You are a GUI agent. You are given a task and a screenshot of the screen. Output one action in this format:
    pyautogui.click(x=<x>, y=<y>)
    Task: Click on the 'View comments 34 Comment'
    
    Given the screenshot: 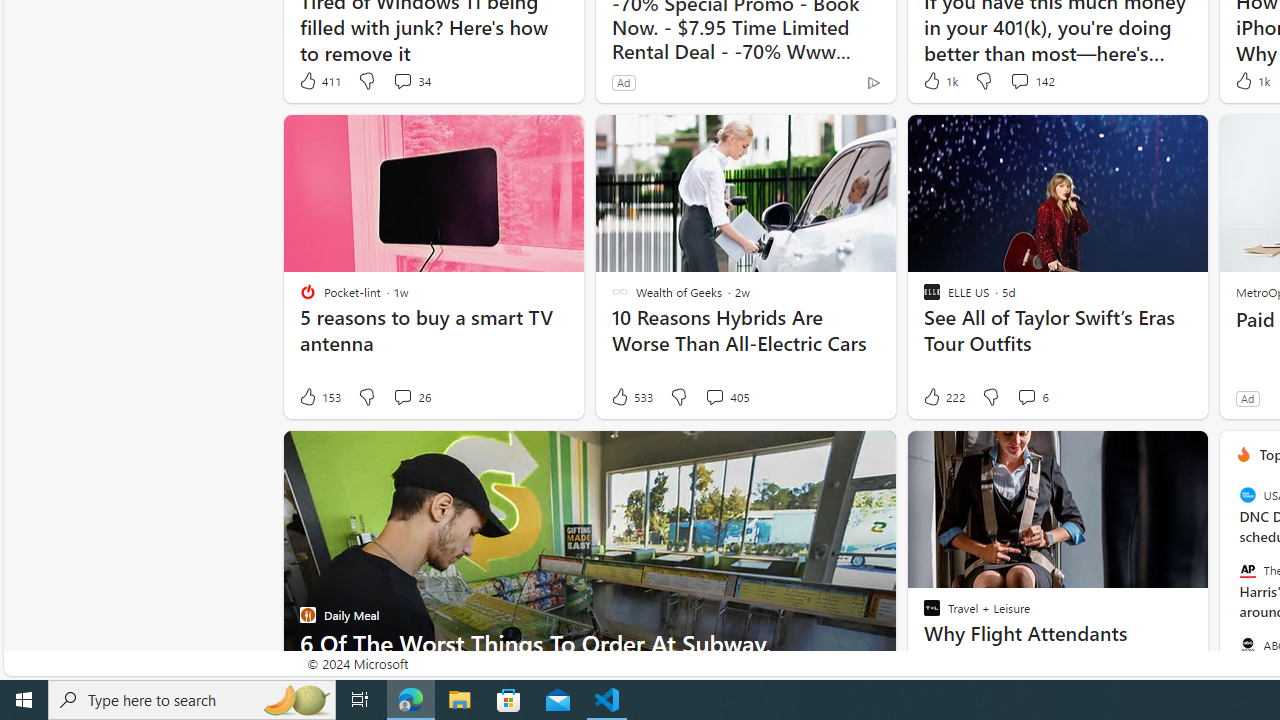 What is the action you would take?
    pyautogui.click(x=401, y=80)
    